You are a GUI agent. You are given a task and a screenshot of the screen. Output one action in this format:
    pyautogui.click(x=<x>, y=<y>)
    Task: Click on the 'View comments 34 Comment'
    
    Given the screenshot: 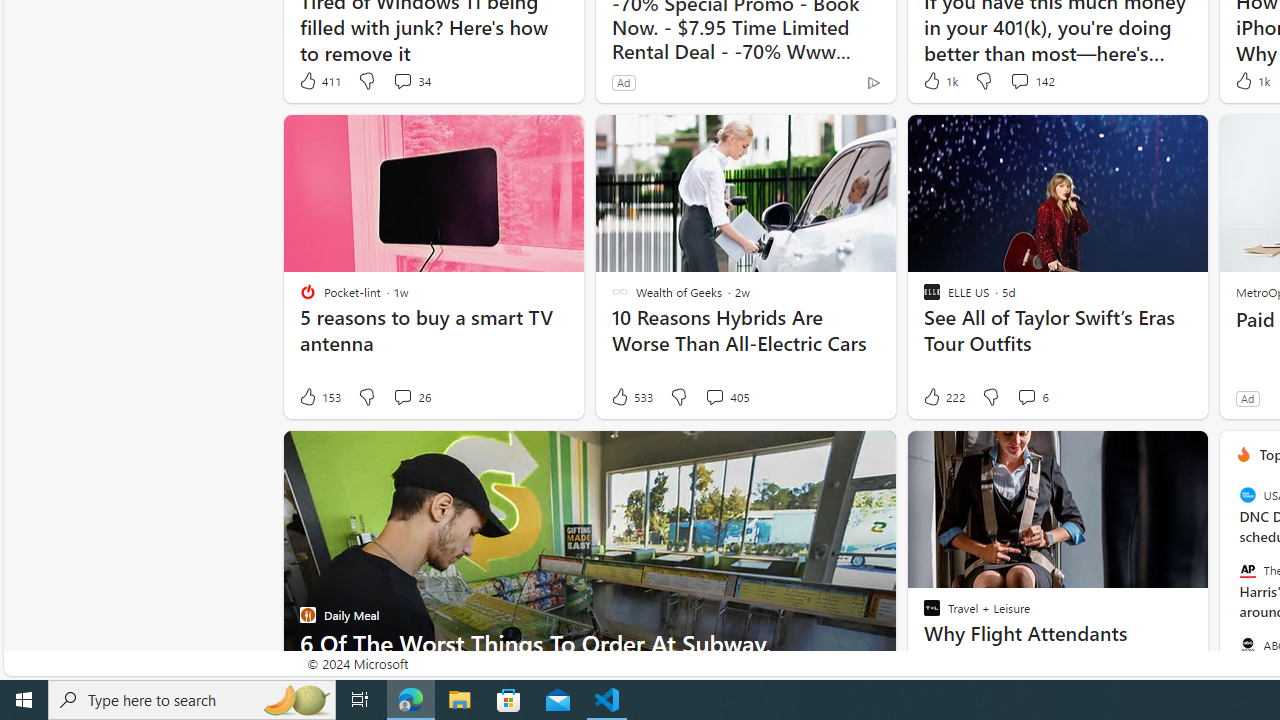 What is the action you would take?
    pyautogui.click(x=401, y=80)
    